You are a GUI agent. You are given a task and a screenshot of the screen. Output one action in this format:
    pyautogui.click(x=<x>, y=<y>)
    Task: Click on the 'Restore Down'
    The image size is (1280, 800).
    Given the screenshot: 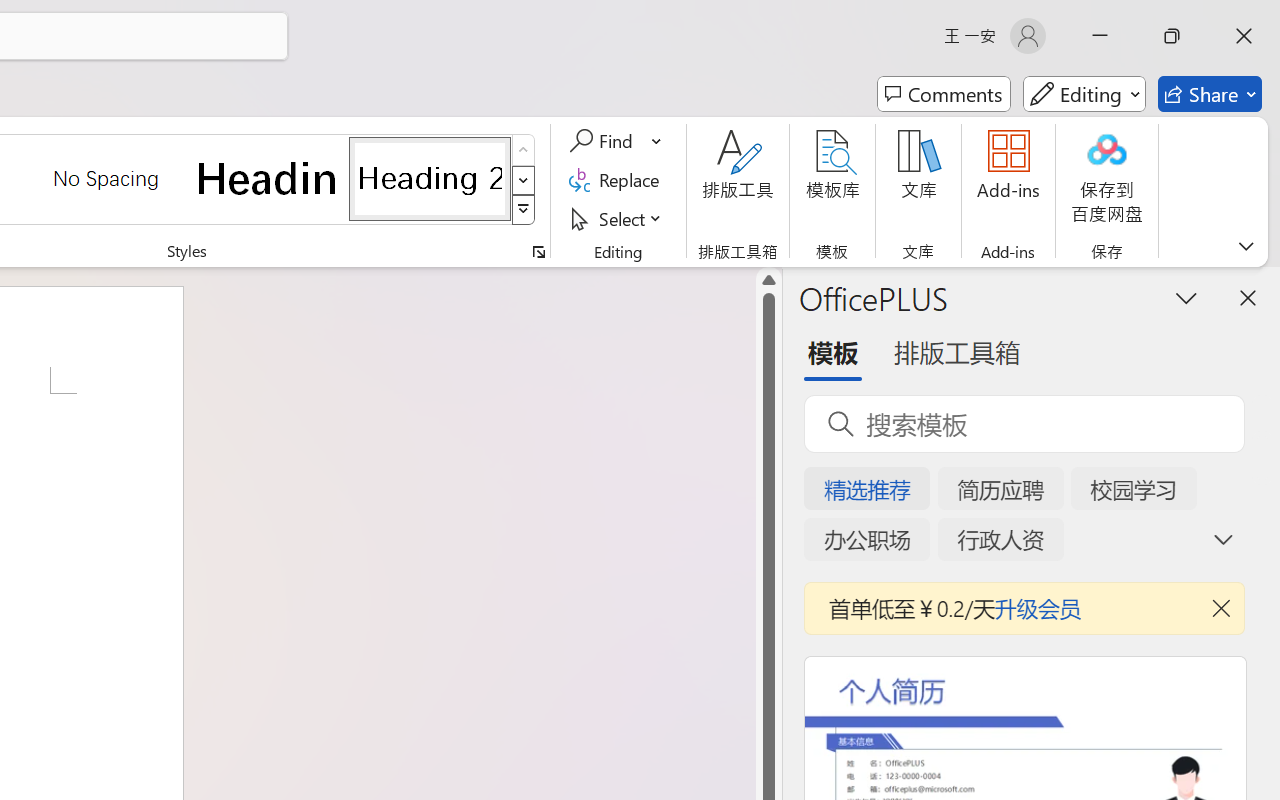 What is the action you would take?
    pyautogui.click(x=1172, y=35)
    